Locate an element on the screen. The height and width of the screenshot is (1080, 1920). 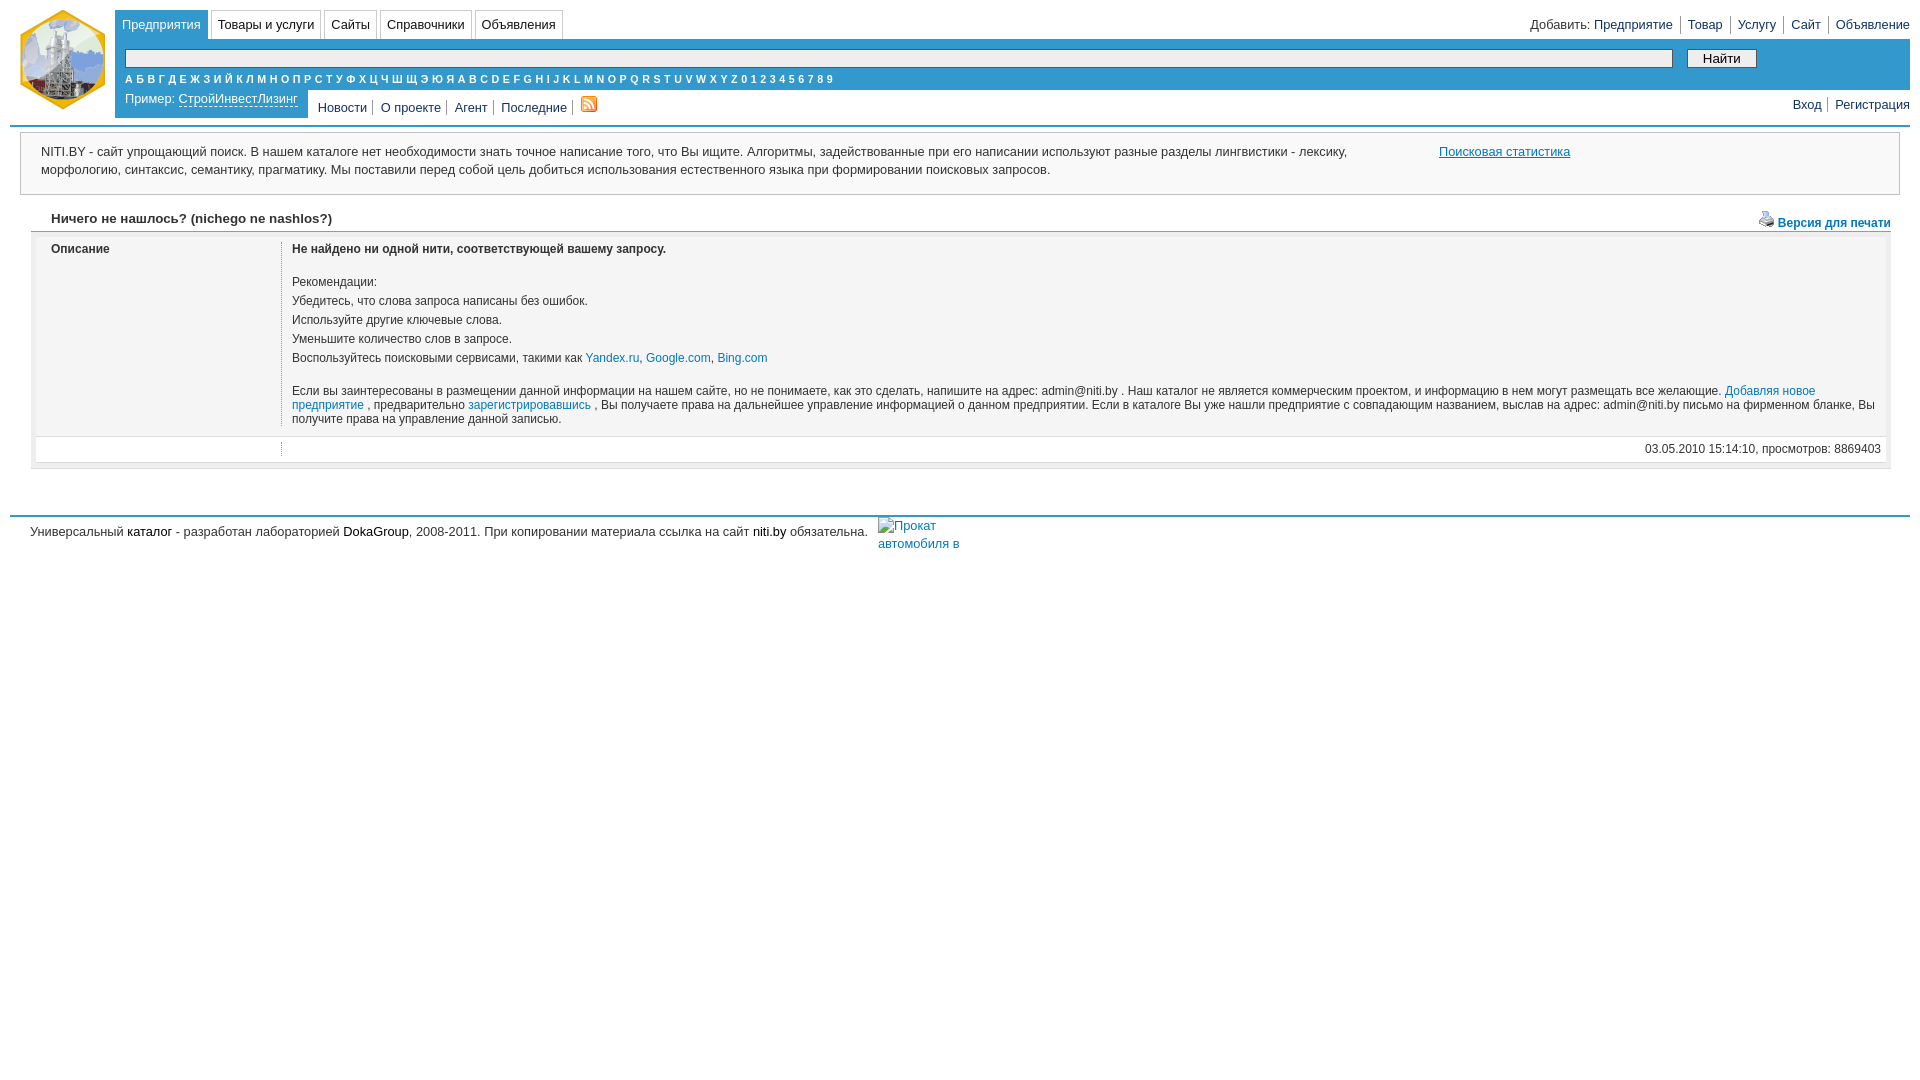
'Z' is located at coordinates (733, 77).